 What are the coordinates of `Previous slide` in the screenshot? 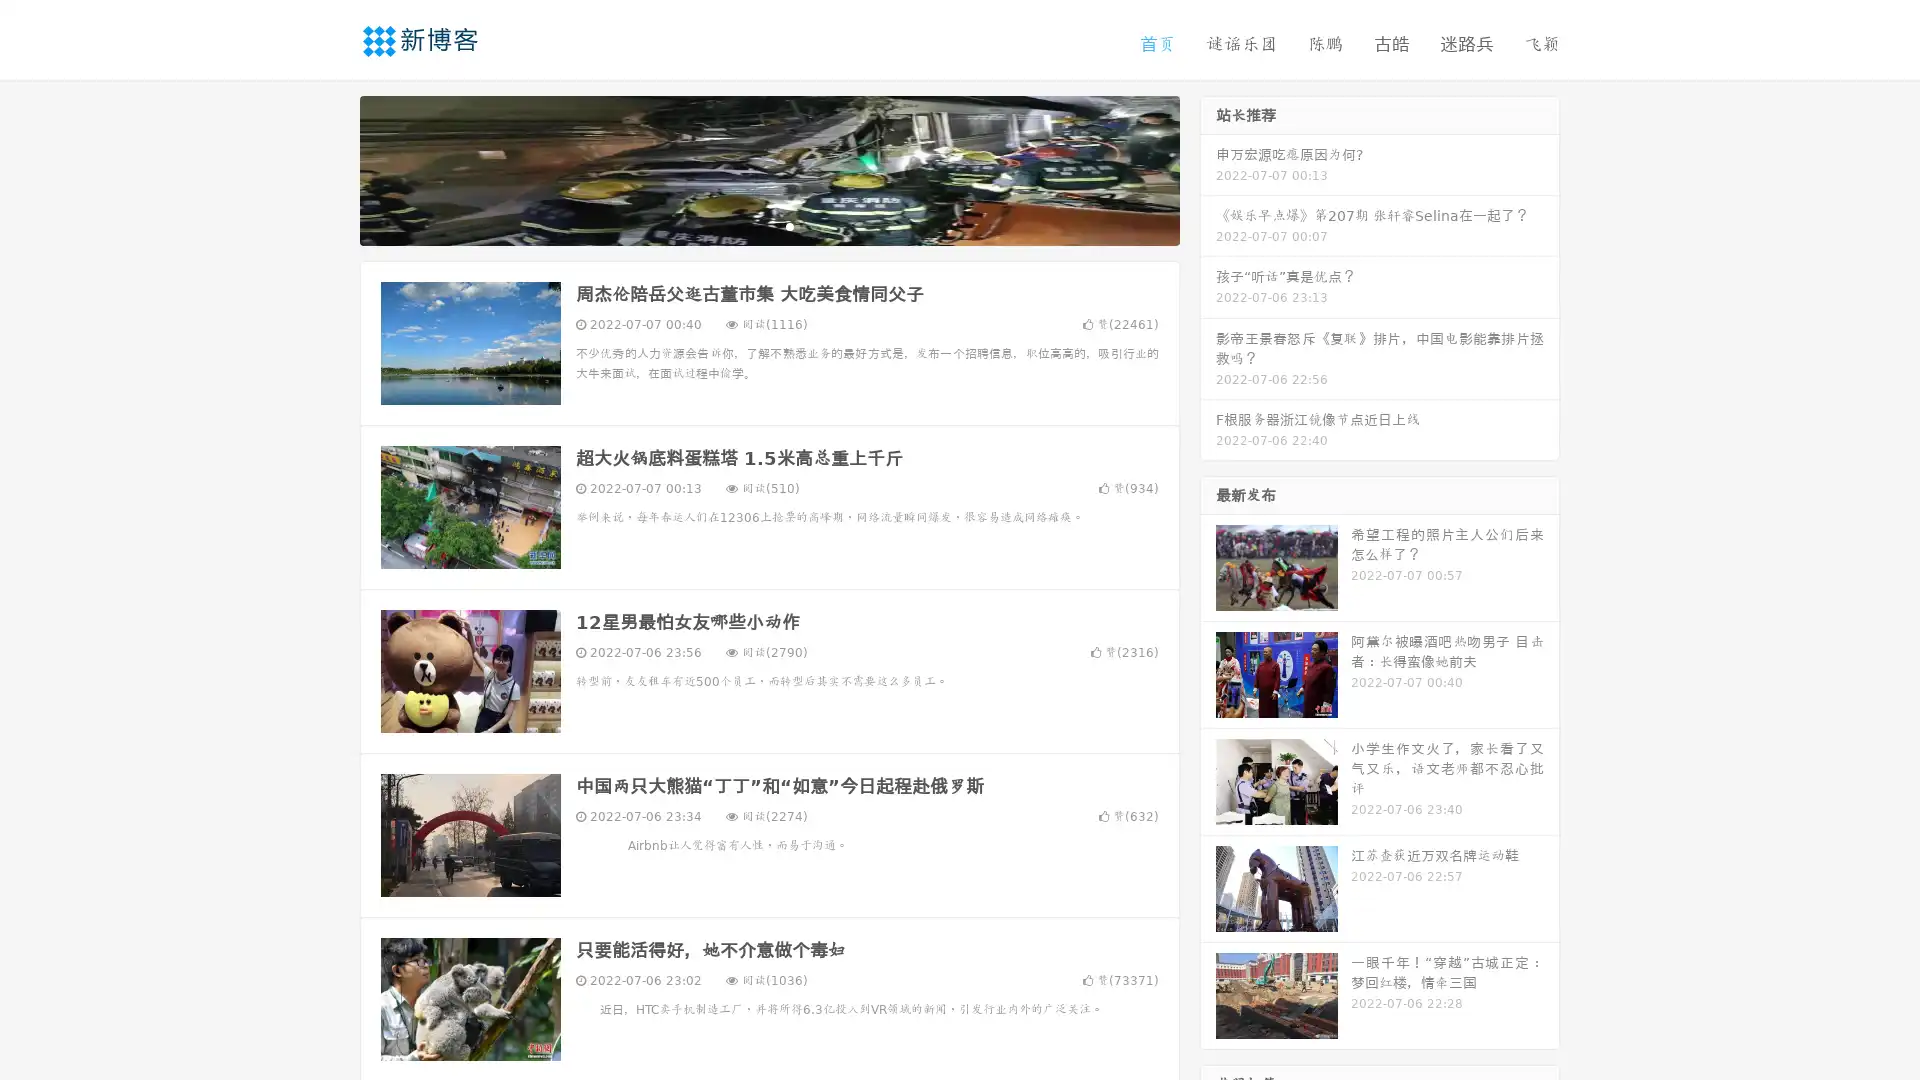 It's located at (330, 168).